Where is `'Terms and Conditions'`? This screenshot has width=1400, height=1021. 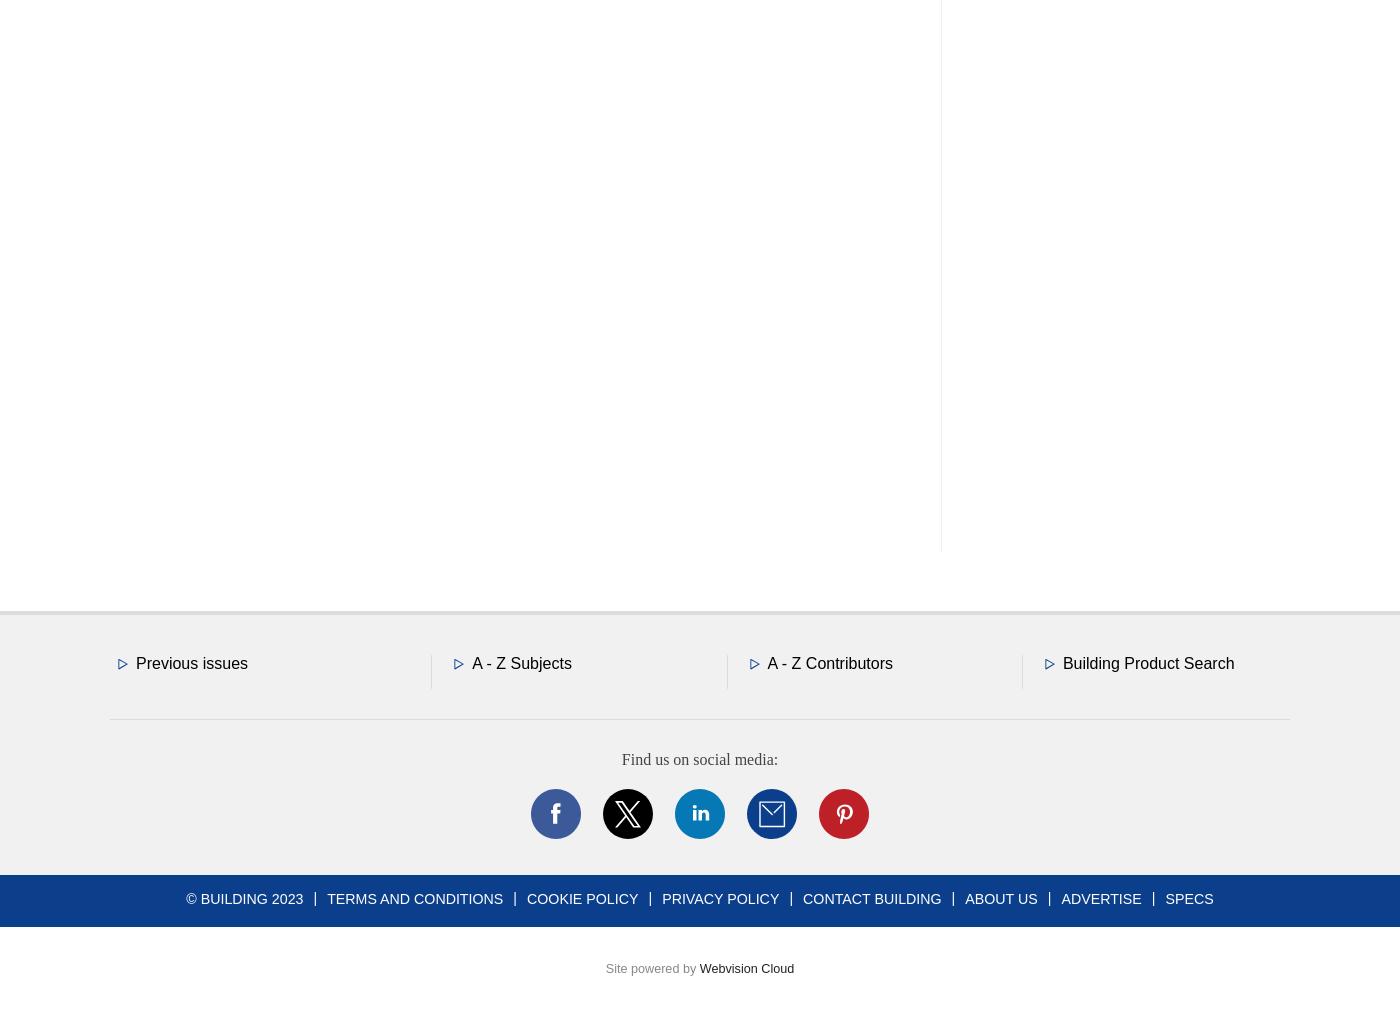 'Terms and Conditions' is located at coordinates (414, 896).